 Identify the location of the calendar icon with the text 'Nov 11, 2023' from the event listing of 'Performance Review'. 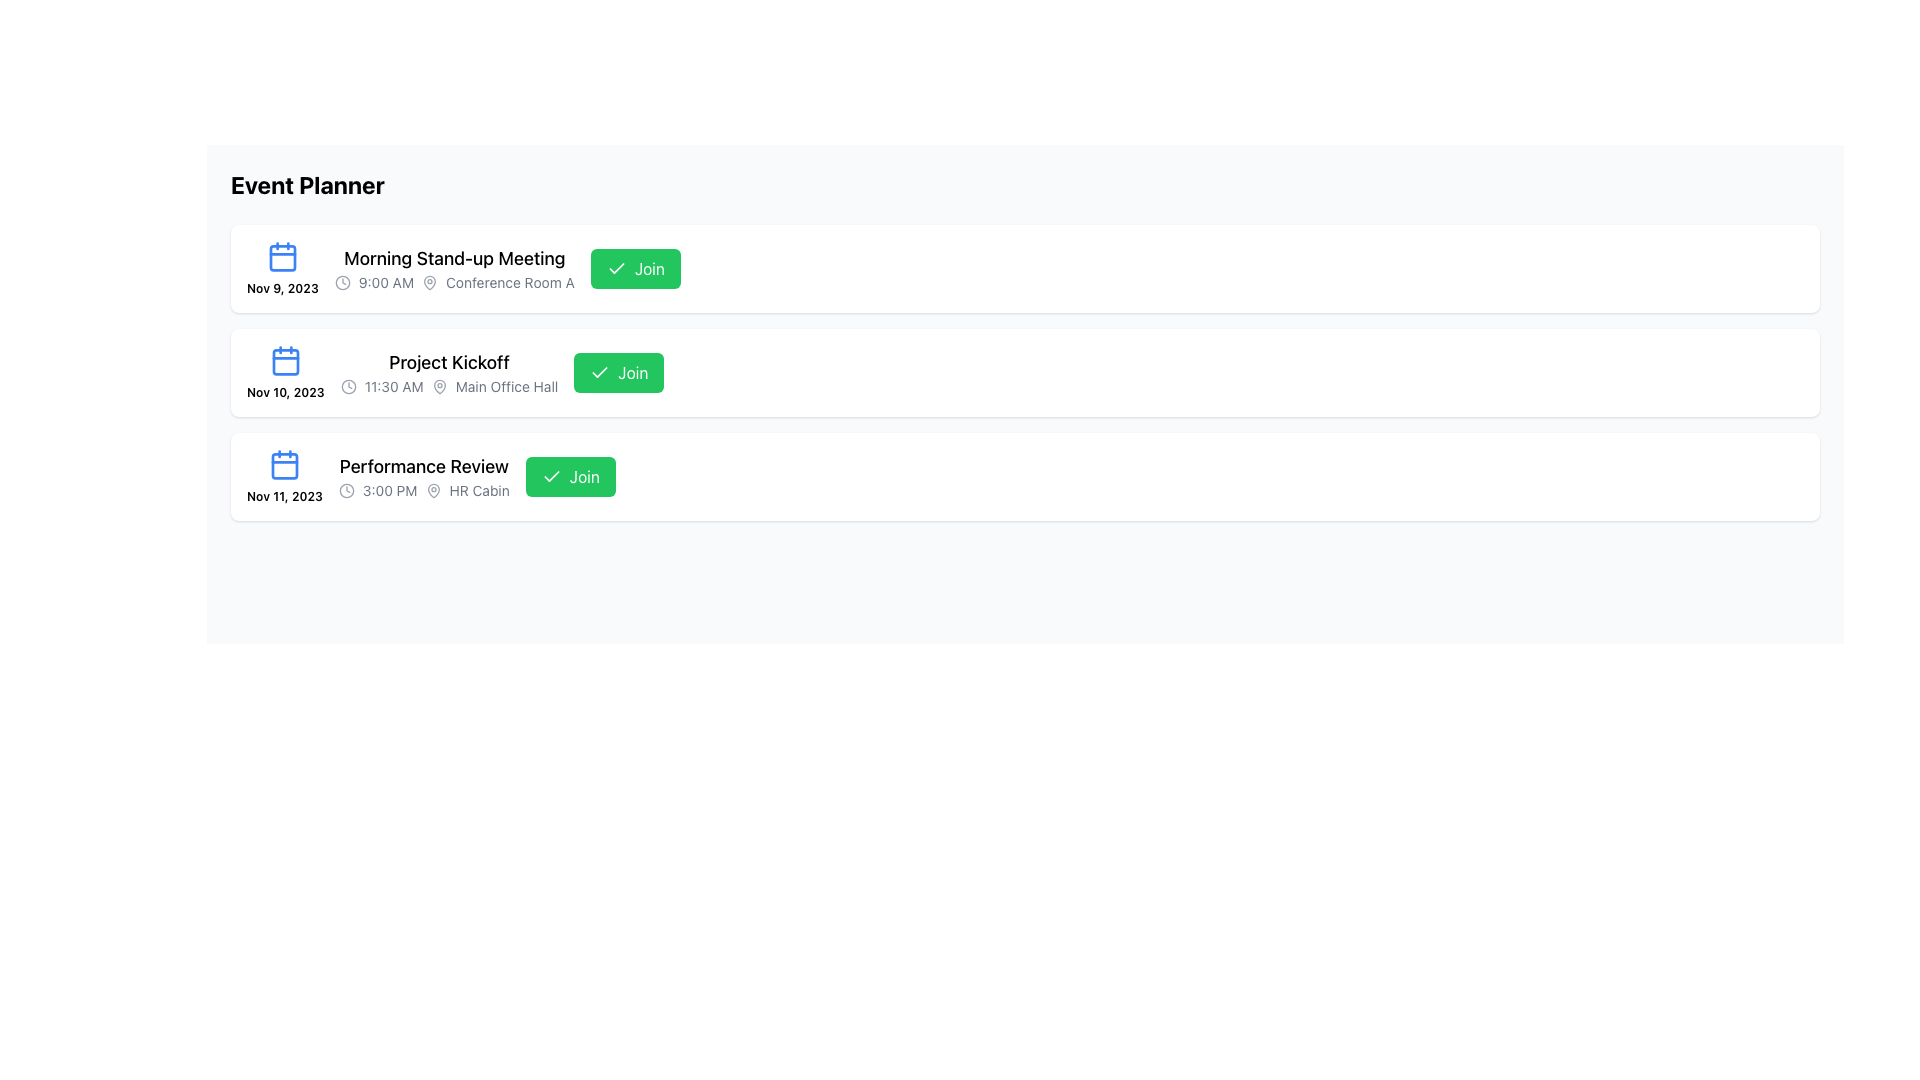
(283, 477).